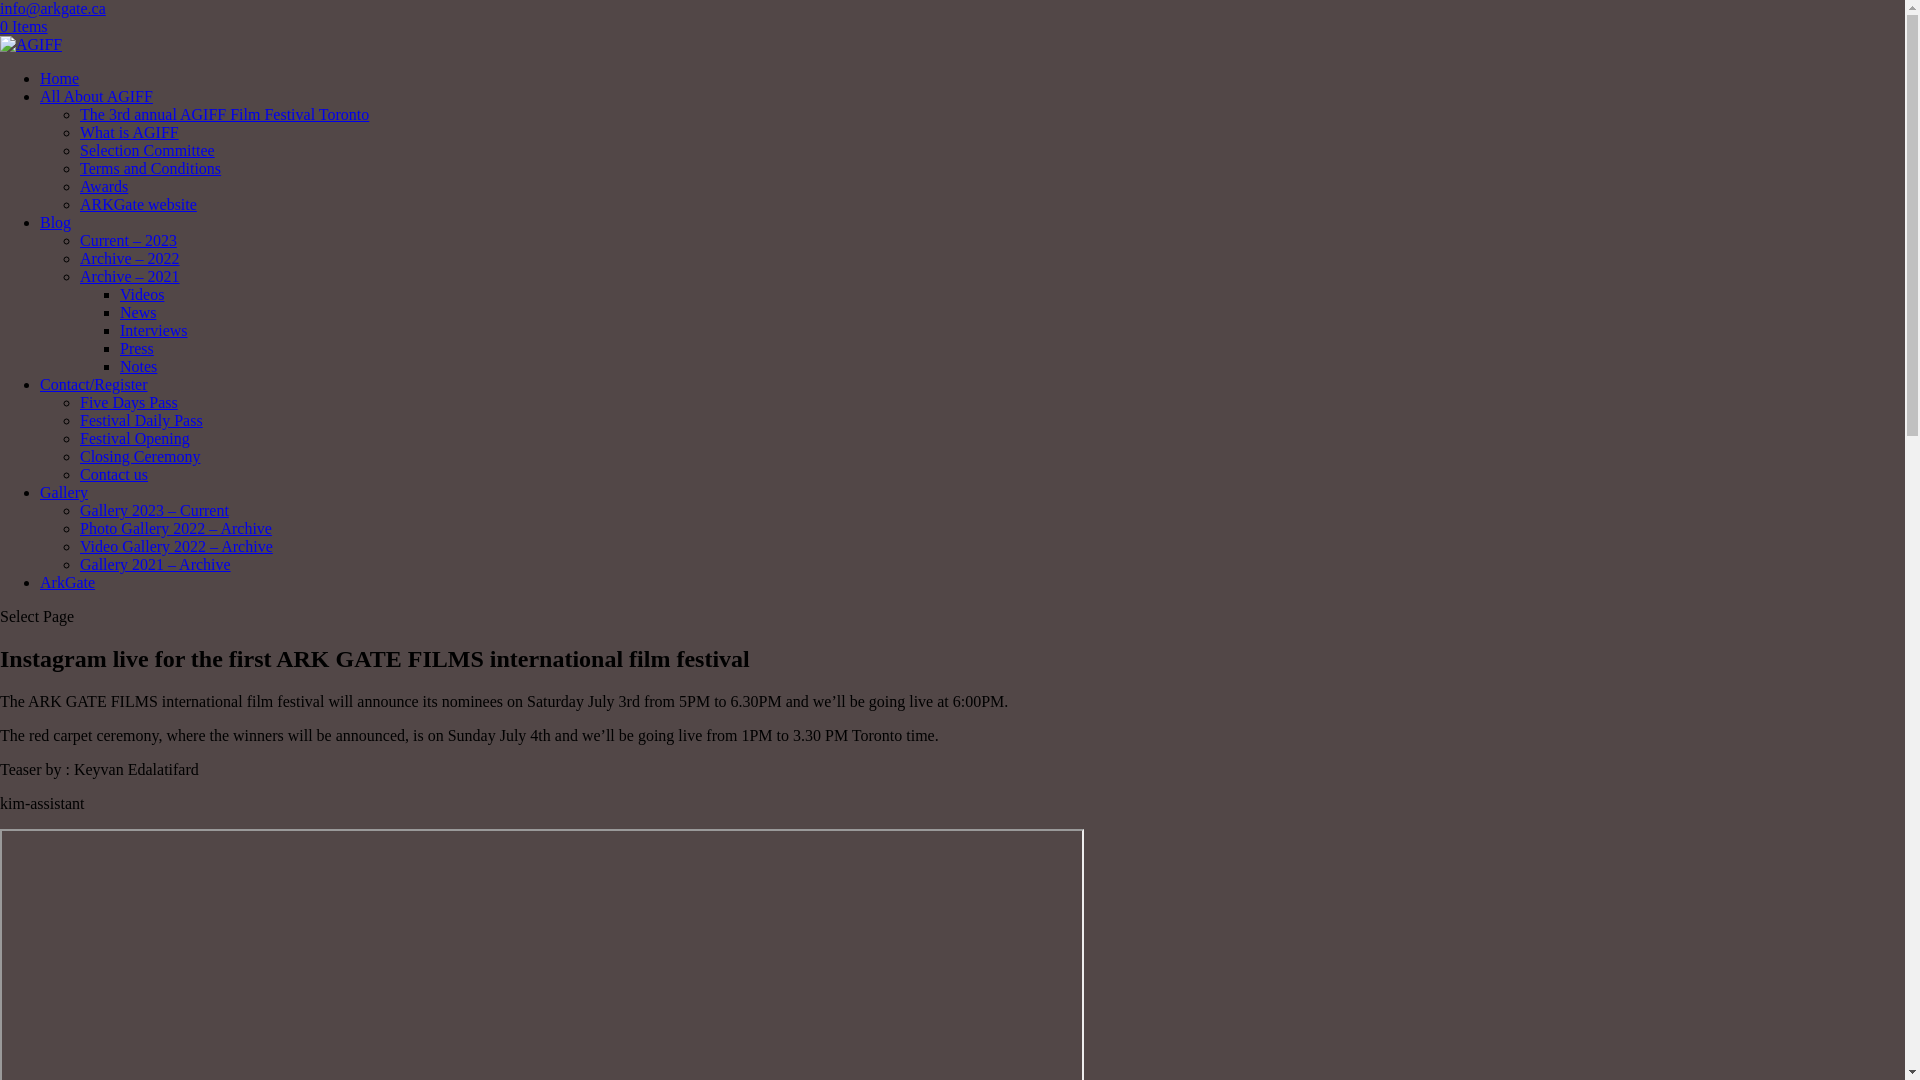 The width and height of the screenshot is (1920, 1080). I want to click on 'Home', so click(59, 77).